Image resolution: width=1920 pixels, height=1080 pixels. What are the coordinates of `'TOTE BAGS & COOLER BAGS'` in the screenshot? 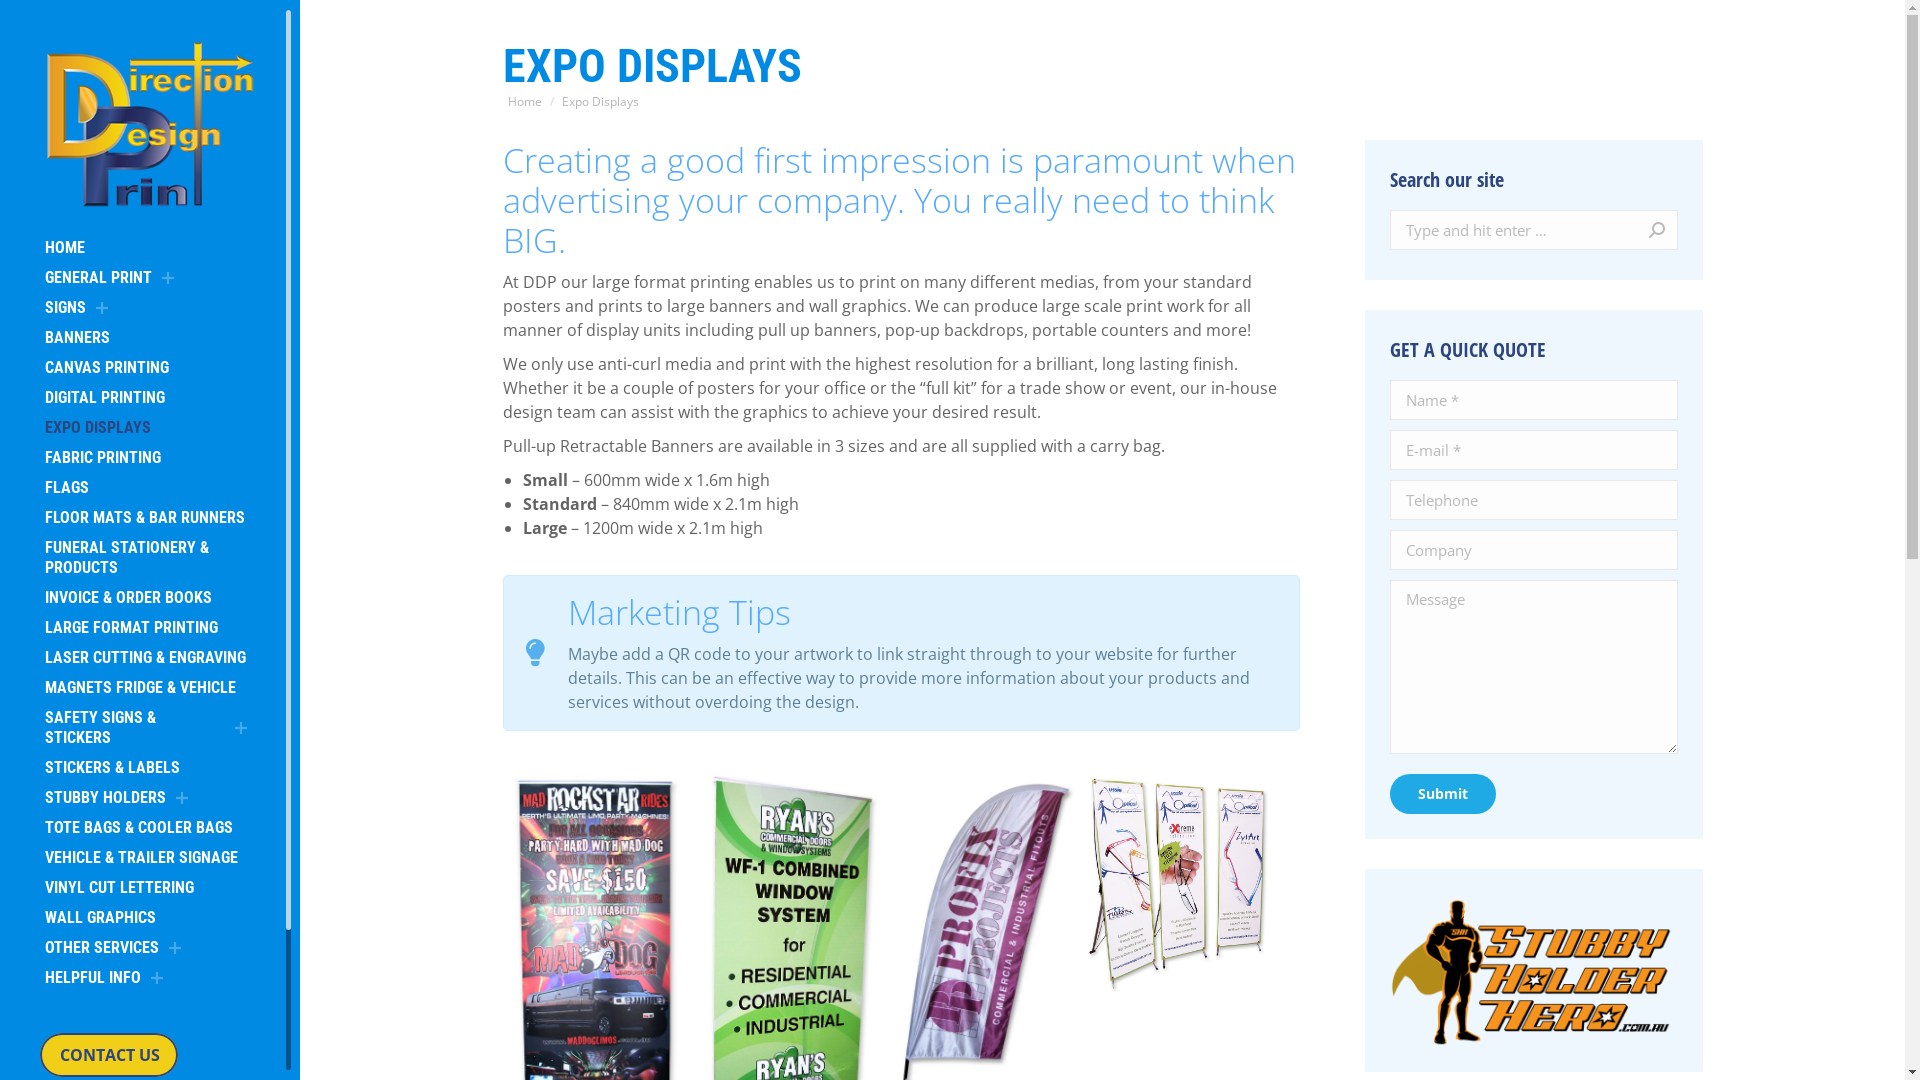 It's located at (138, 828).